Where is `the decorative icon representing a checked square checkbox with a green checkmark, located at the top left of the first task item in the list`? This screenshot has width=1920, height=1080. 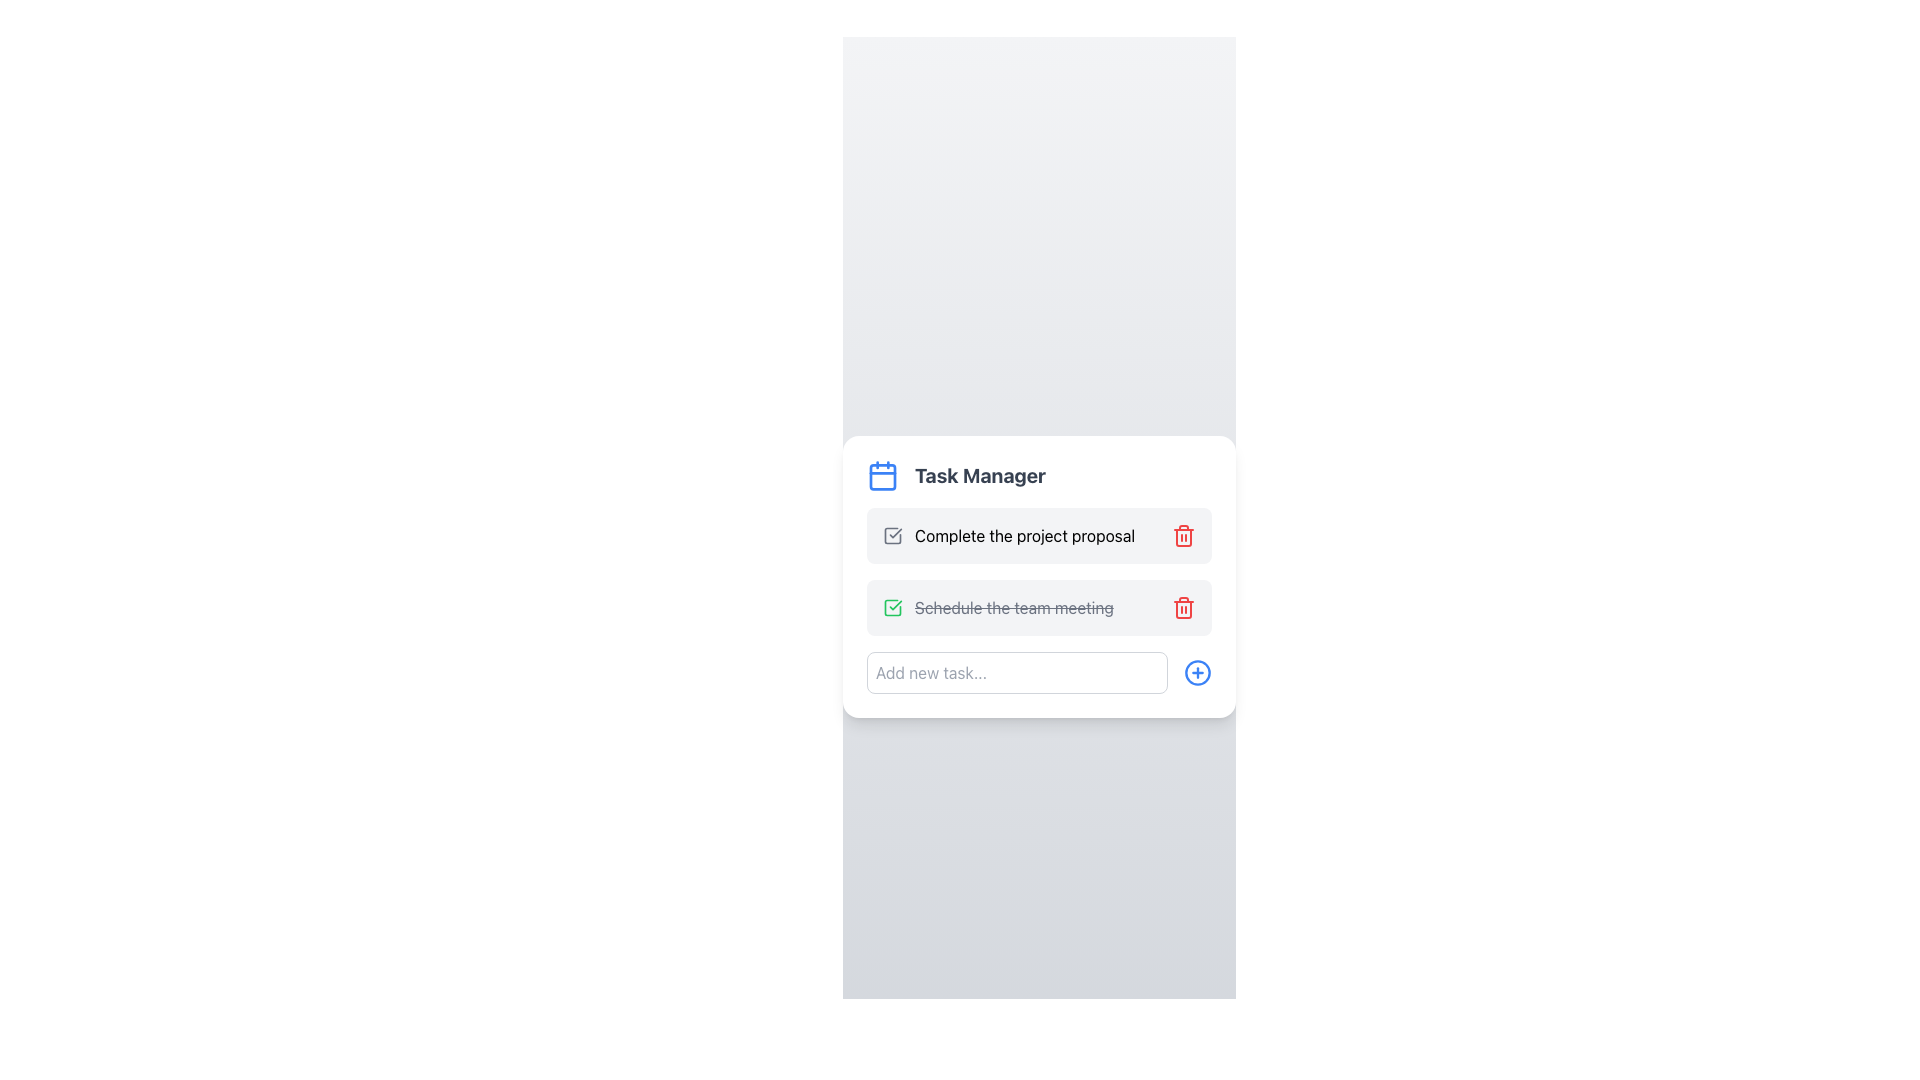 the decorative icon representing a checked square checkbox with a green checkmark, located at the top left of the first task item in the list is located at coordinates (891, 607).